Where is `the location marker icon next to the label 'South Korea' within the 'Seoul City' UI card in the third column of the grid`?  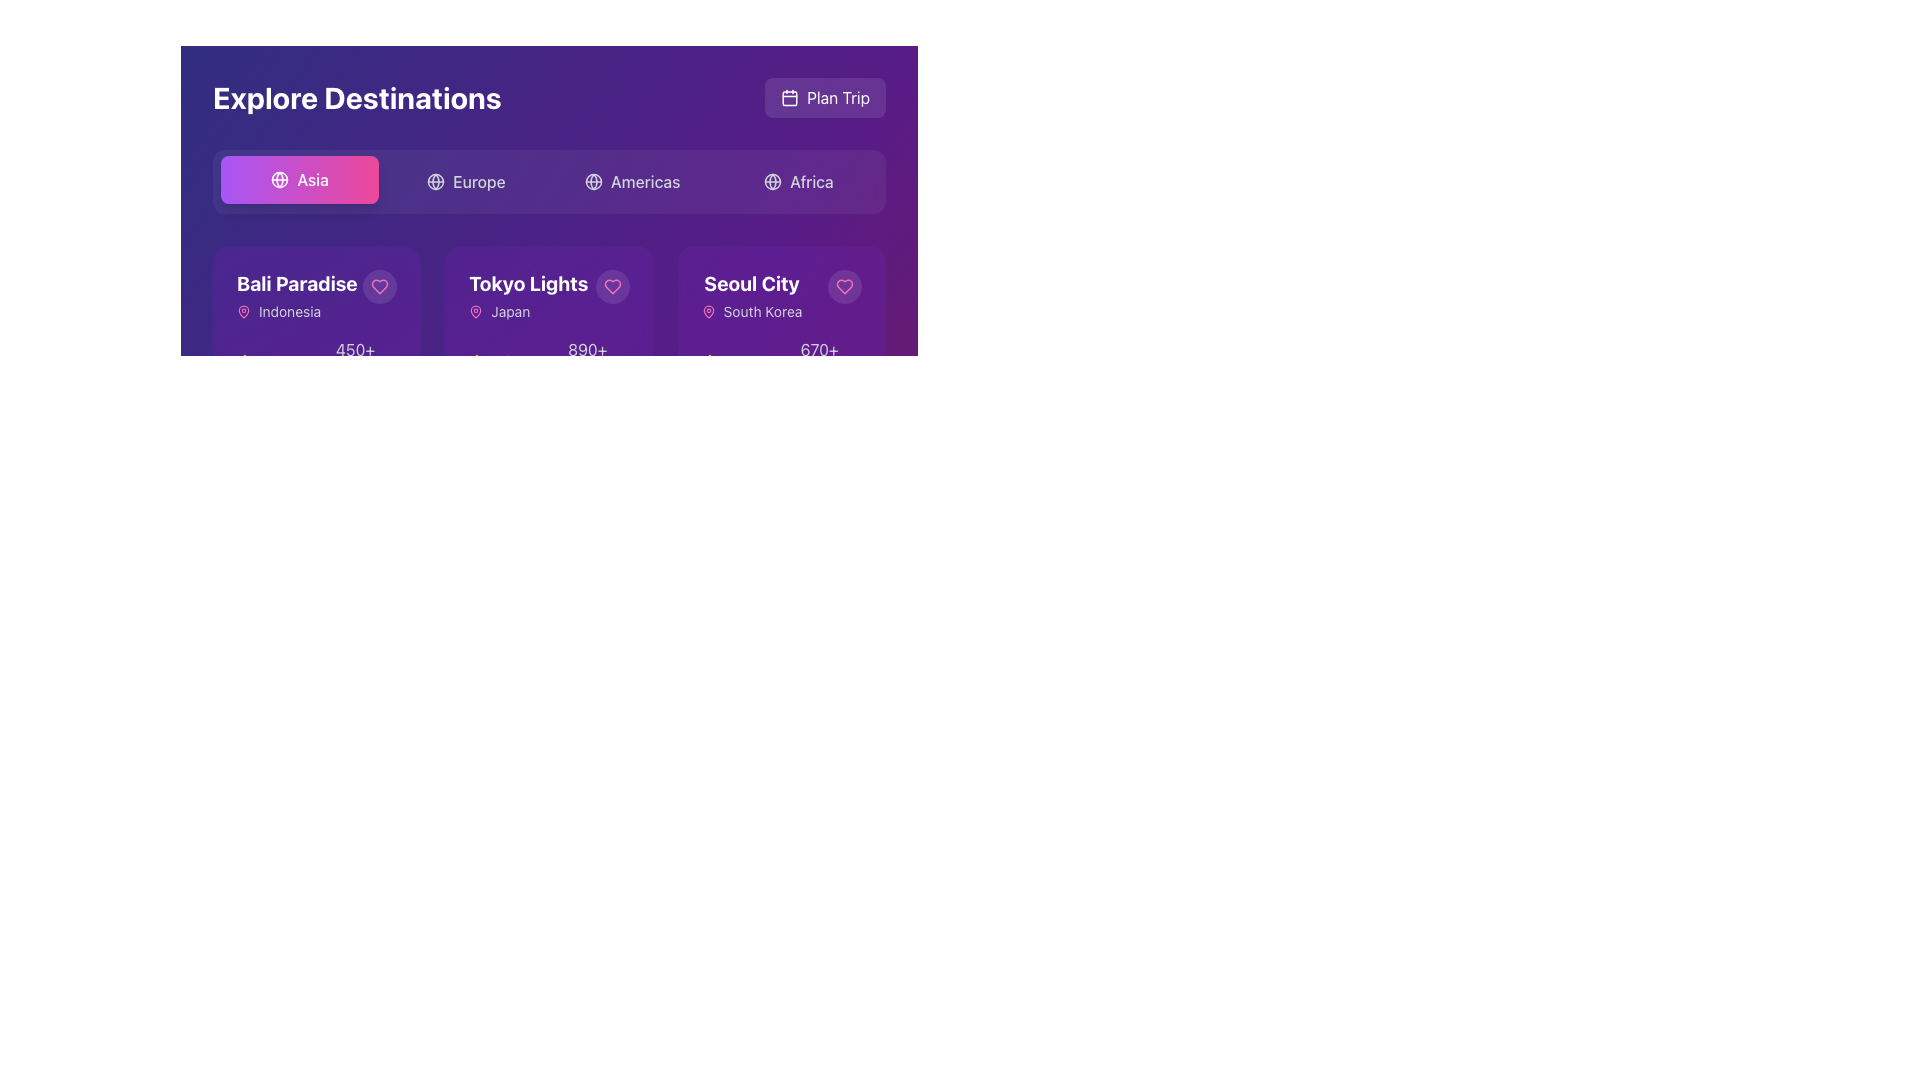 the location marker icon next to the label 'South Korea' within the 'Seoul City' UI card in the third column of the grid is located at coordinates (708, 312).